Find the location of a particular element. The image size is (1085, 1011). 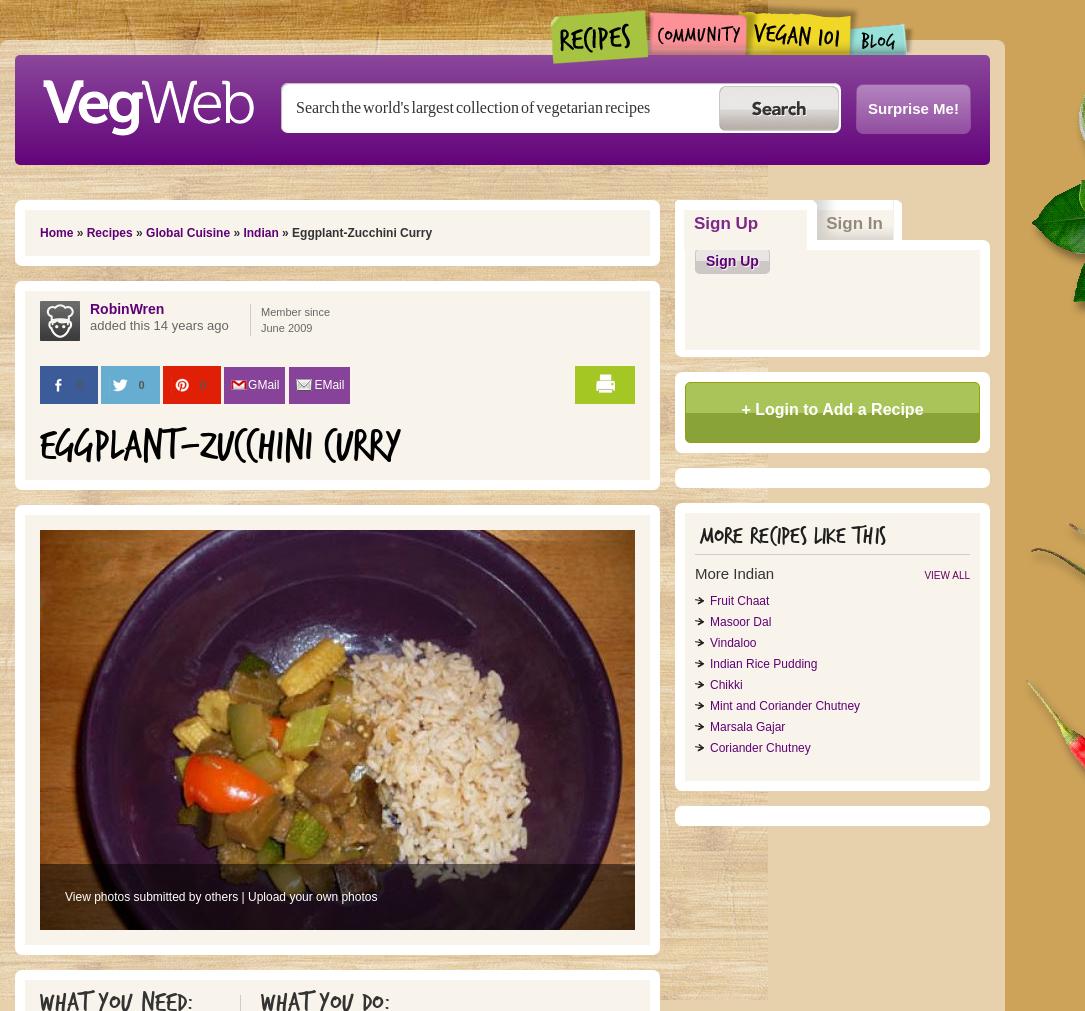

'|' is located at coordinates (242, 896).